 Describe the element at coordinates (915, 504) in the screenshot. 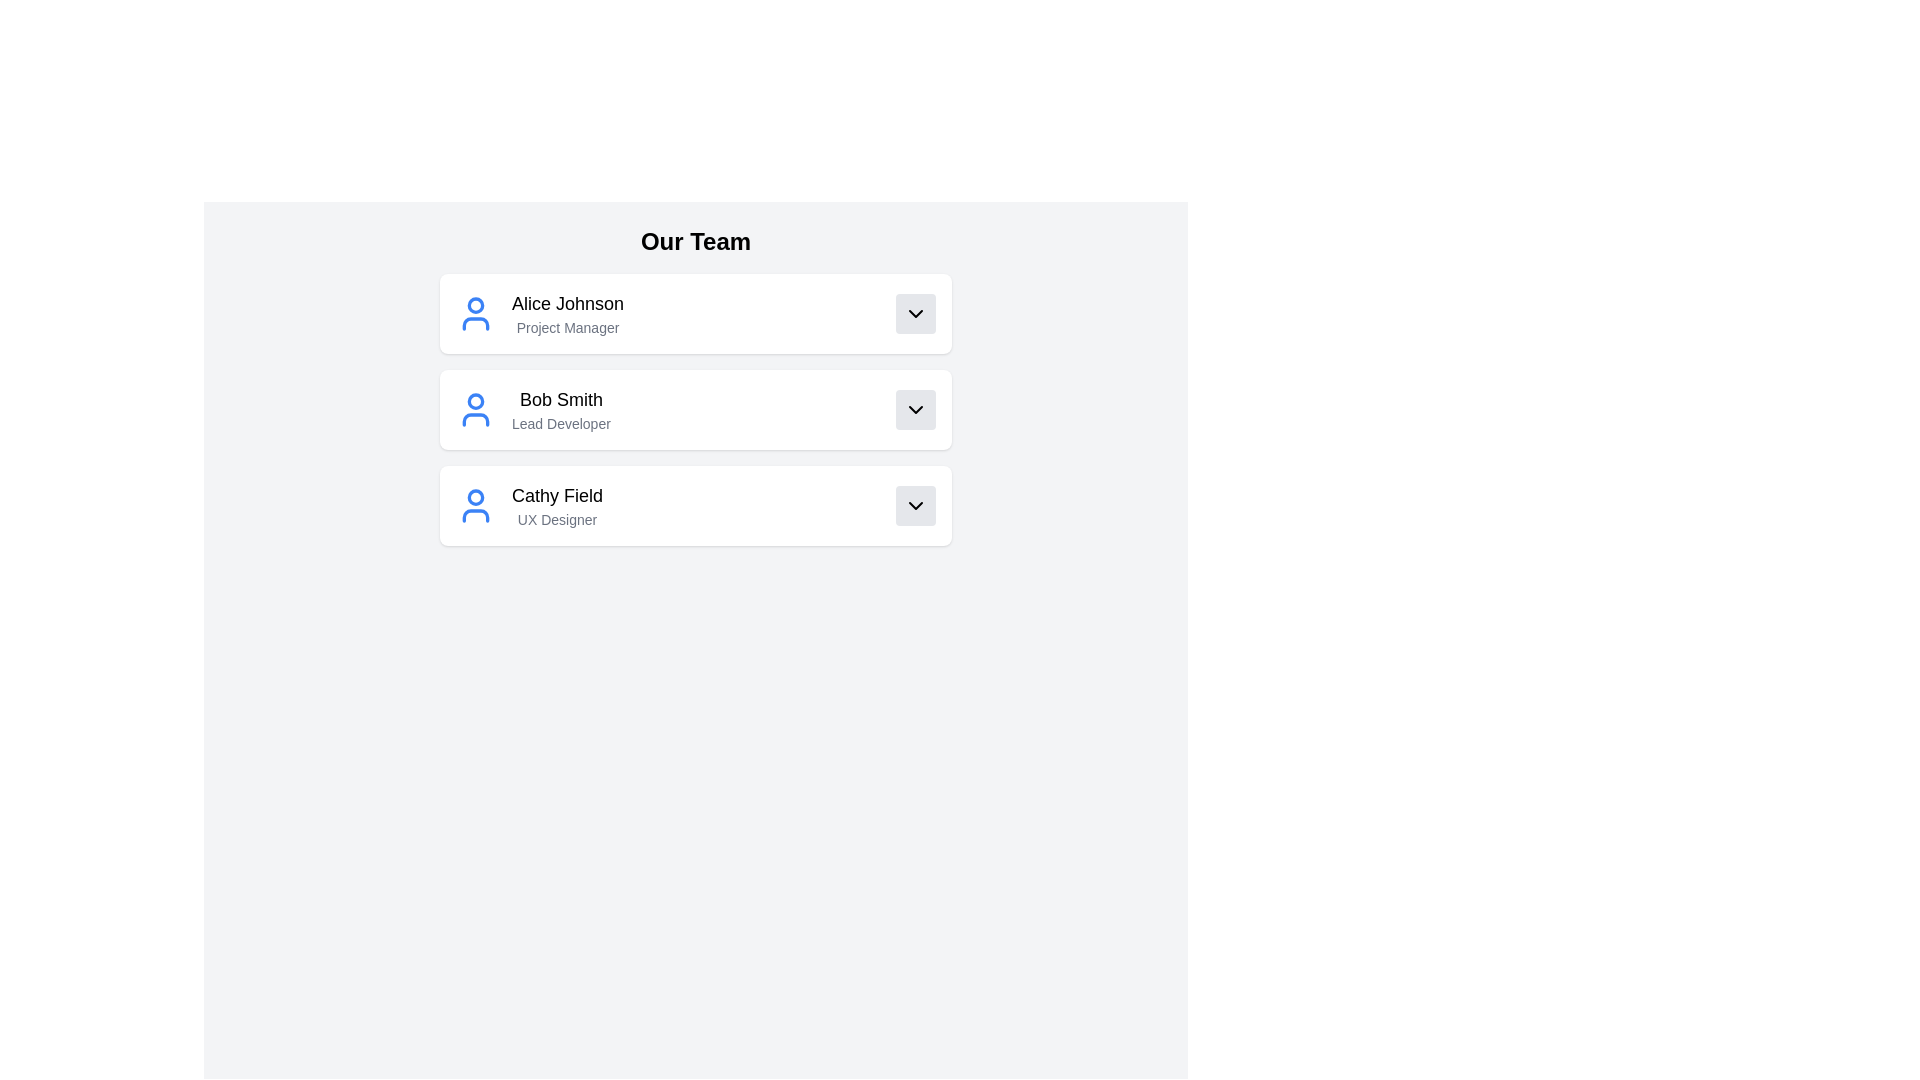

I see `the inverted chevron icon within the button on the far right of the row labeled 'Cathy Field UX Designer'` at that location.